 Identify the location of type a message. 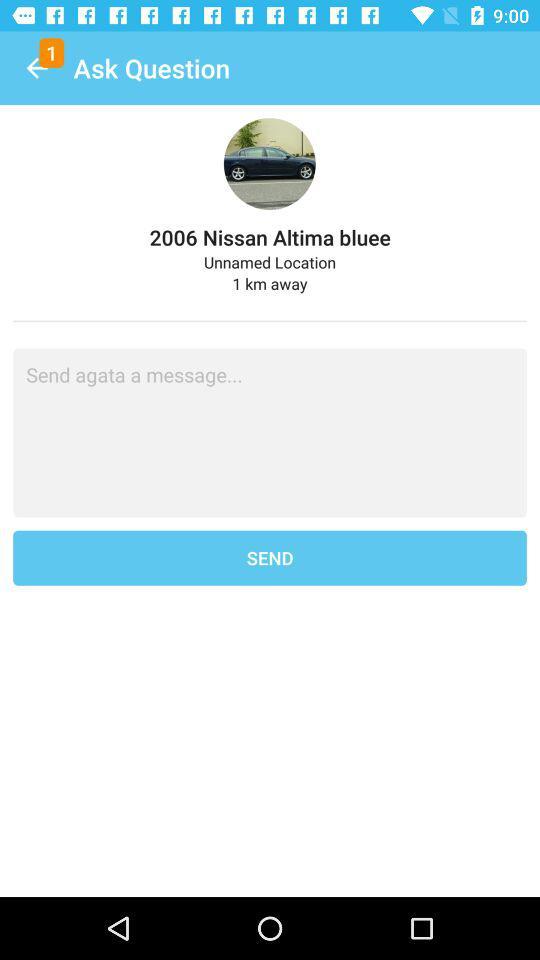
(270, 432).